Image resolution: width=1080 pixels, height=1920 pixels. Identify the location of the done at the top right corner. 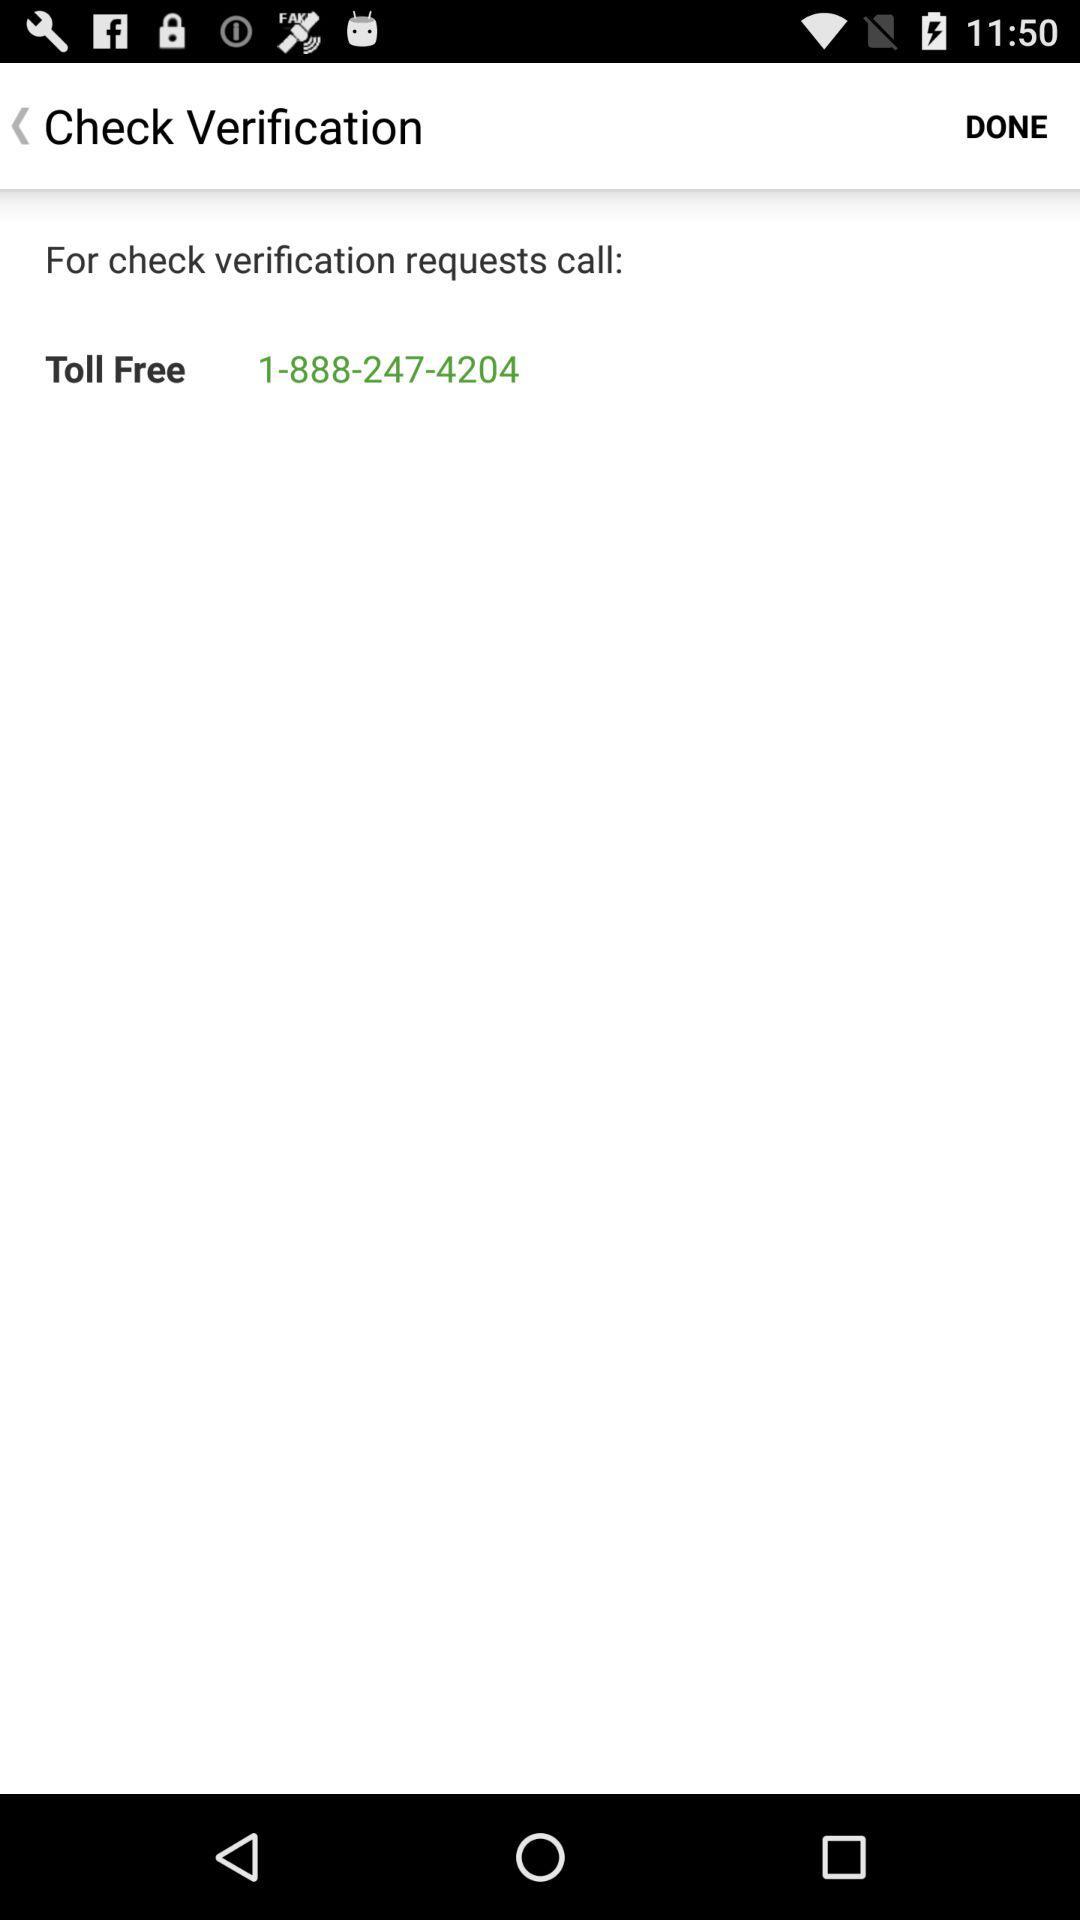
(1006, 124).